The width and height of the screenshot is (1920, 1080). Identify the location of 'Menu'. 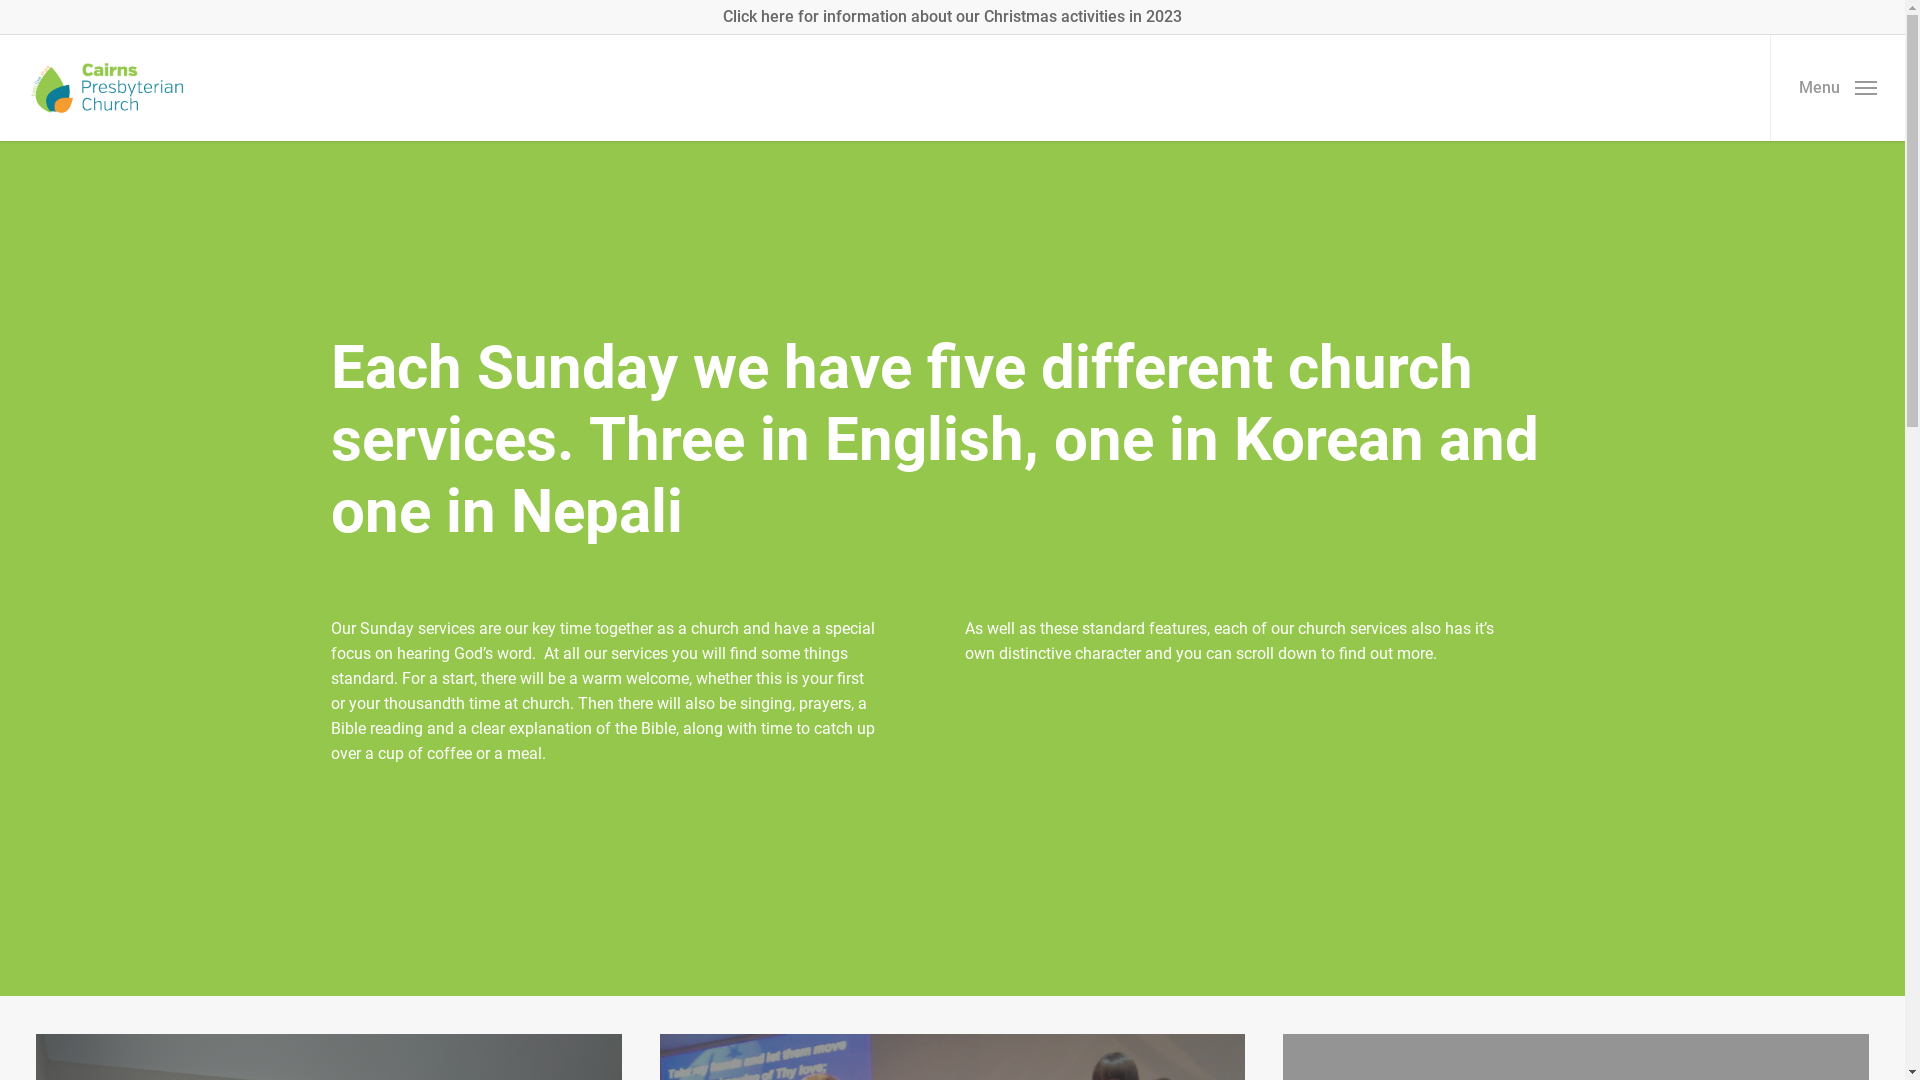
(1837, 87).